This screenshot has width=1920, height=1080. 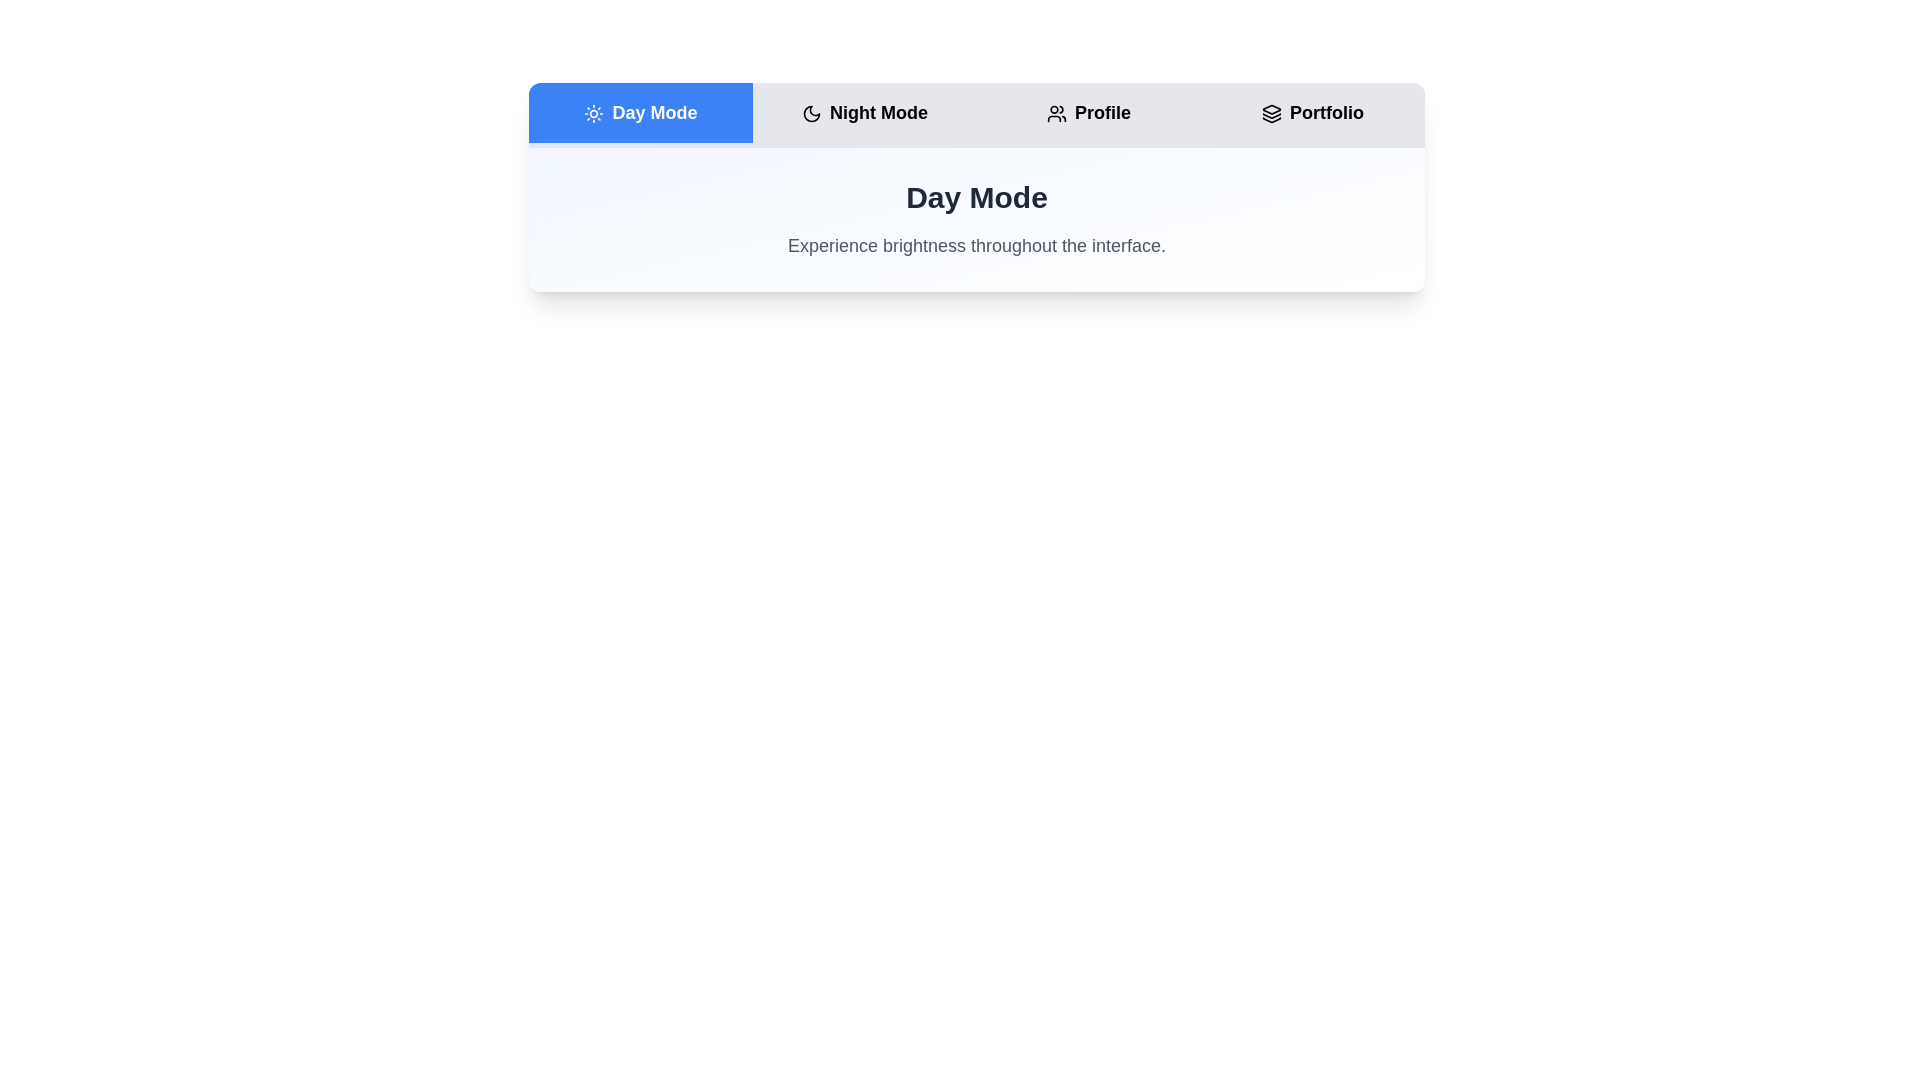 I want to click on the tab labeled Night Mode, so click(x=864, y=112).